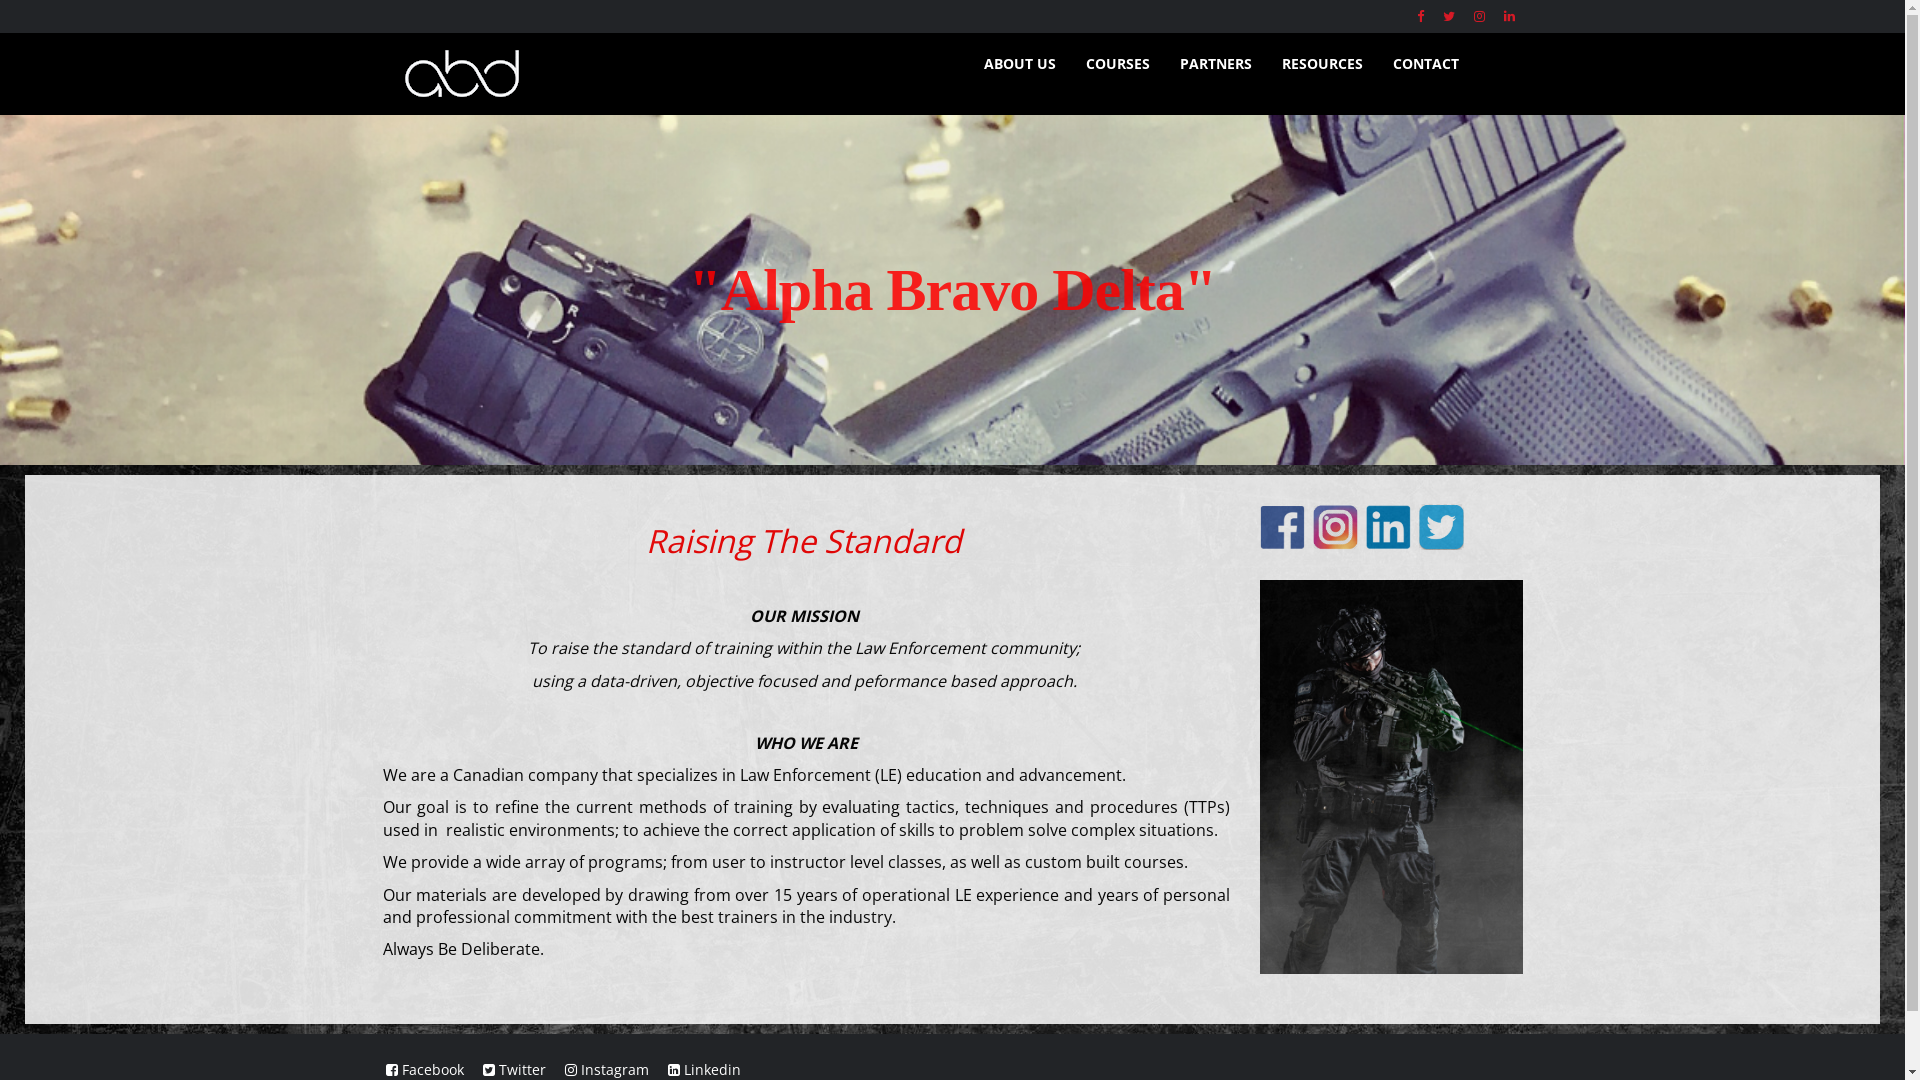 This screenshot has width=1920, height=1080. What do you see at coordinates (1116, 63) in the screenshot?
I see `'COURSES'` at bounding box center [1116, 63].